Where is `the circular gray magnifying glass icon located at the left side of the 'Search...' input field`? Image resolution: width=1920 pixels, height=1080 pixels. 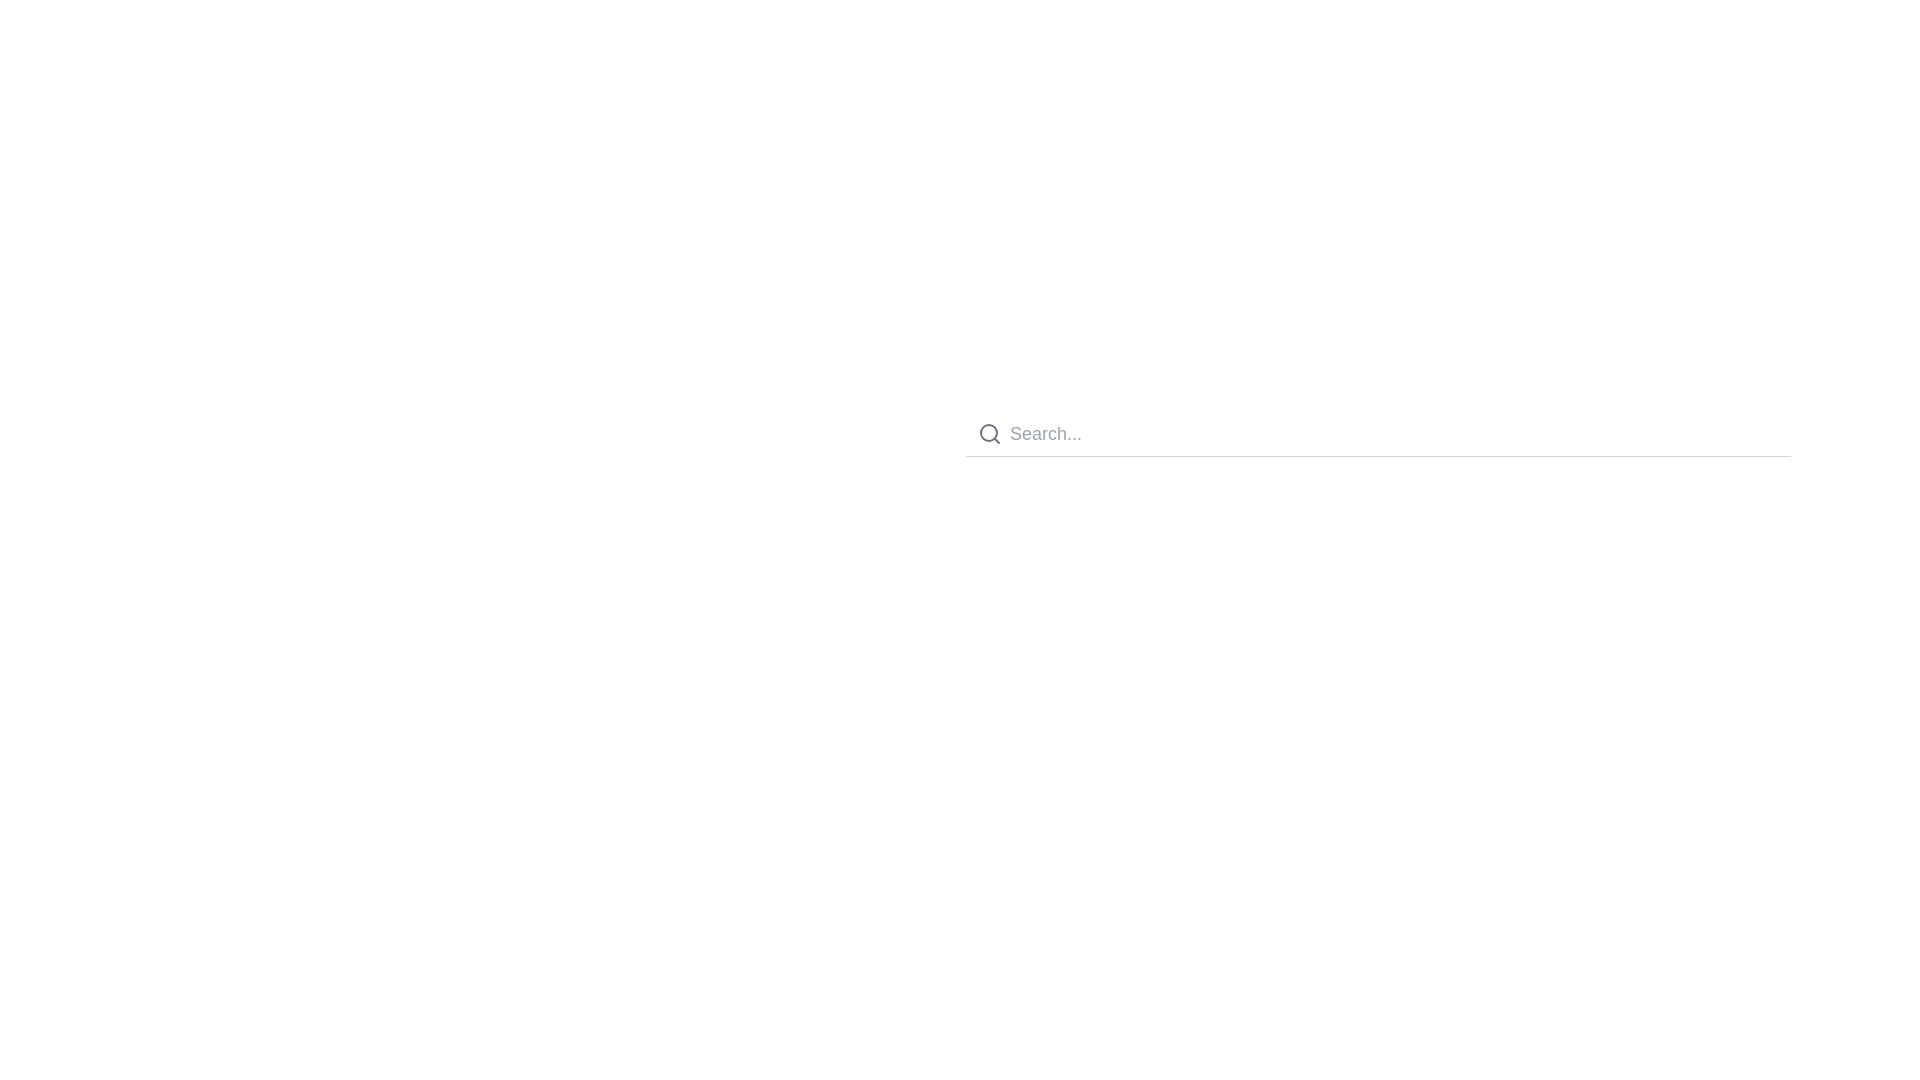
the circular gray magnifying glass icon located at the left side of the 'Search...' input field is located at coordinates (989, 433).